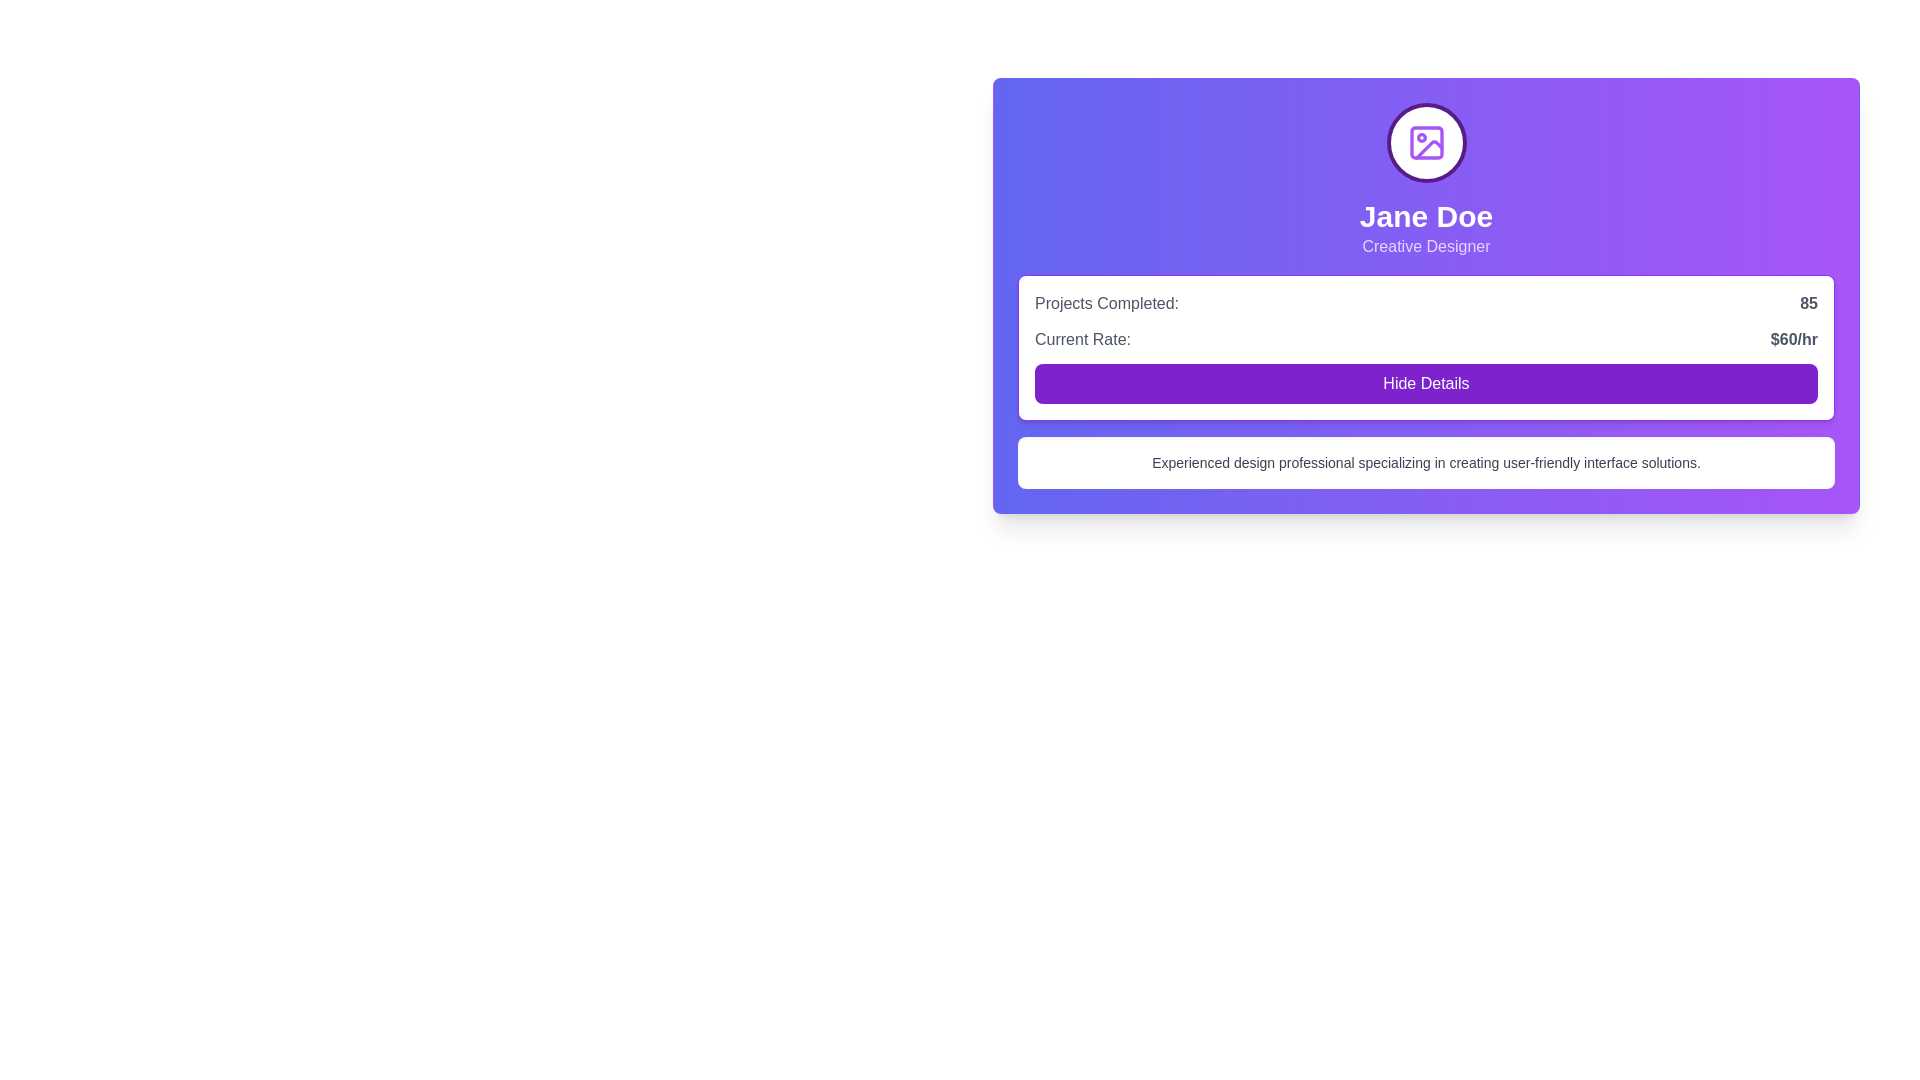 The height and width of the screenshot is (1080, 1920). What do you see at coordinates (1425, 462) in the screenshot?
I see `the text label that states 'Experienced design professional specializing in creating user-friendly interface solutions.' positioned at the center of the lower area of the vertical card layout` at bounding box center [1425, 462].